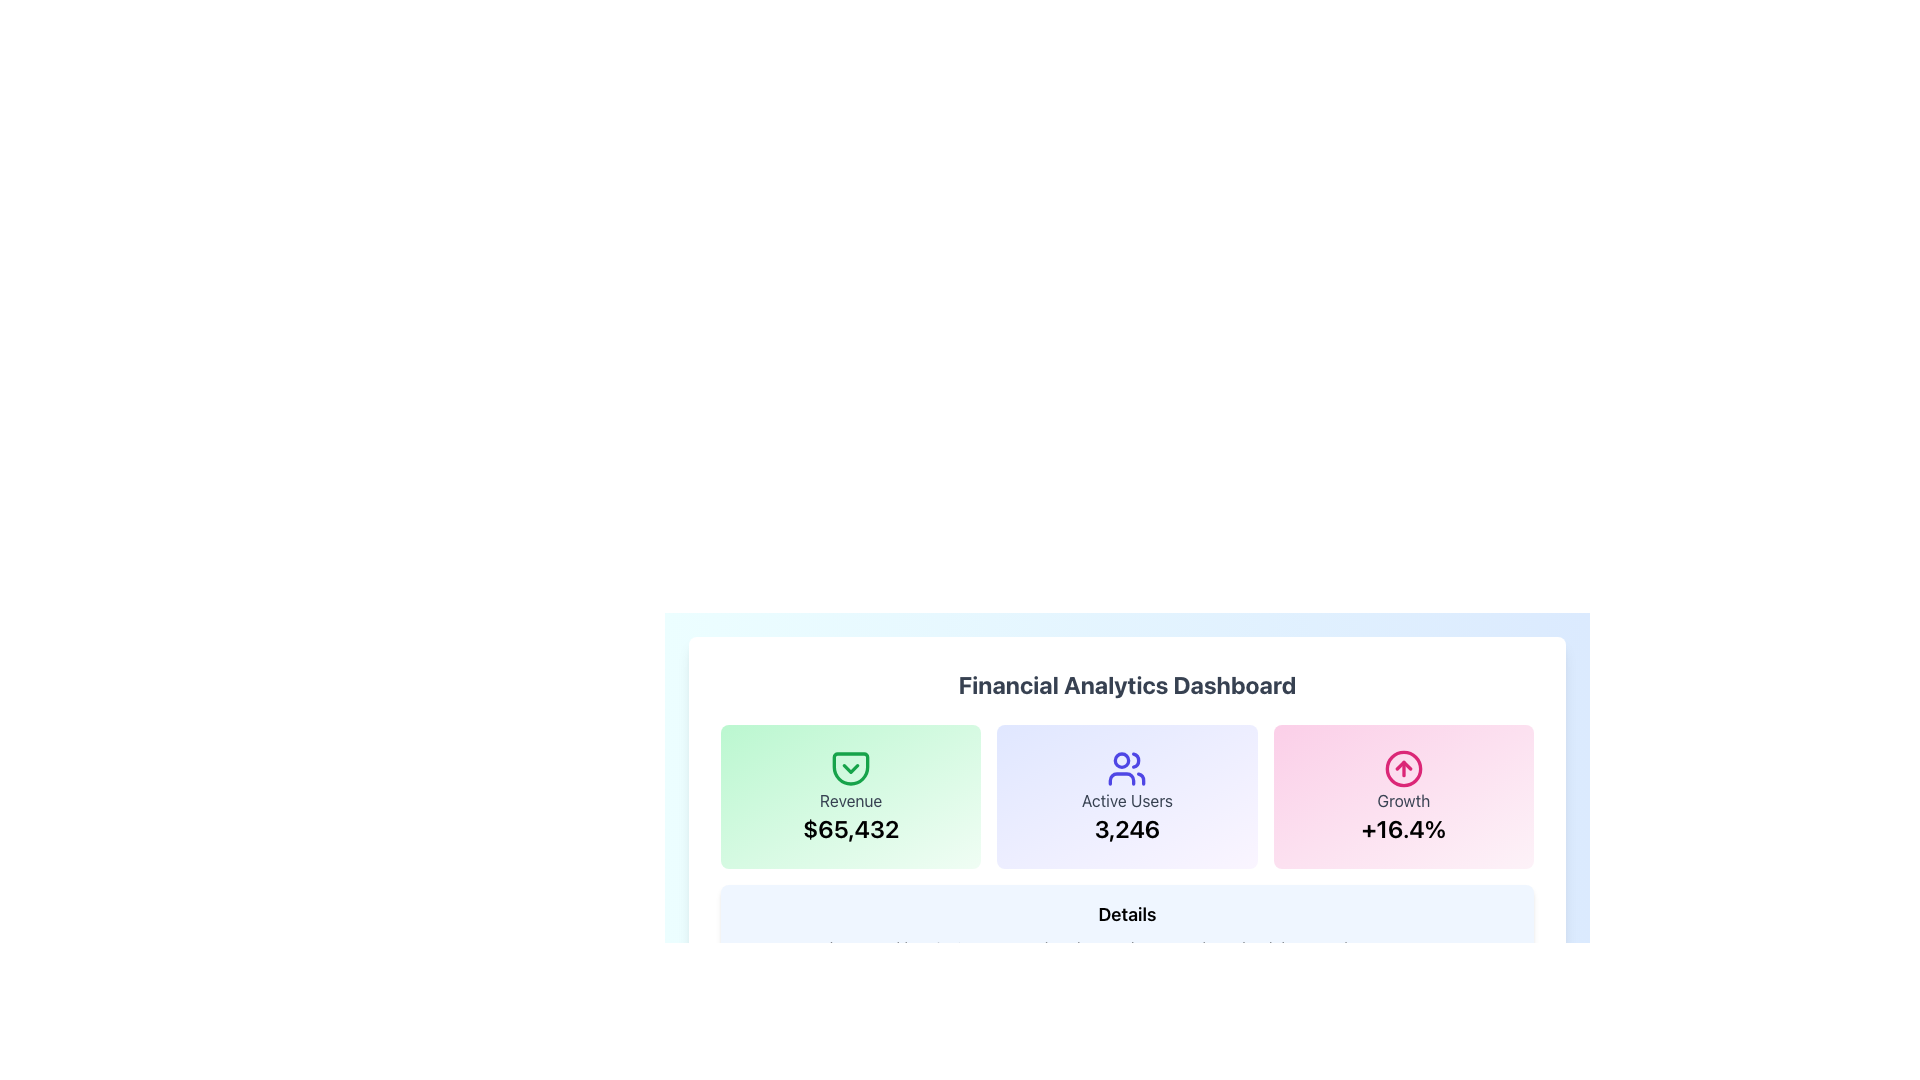  I want to click on the SVG circle icon located in the top-right section of the pink-themed 'Growth' panel on the dashboard, so click(1402, 767).